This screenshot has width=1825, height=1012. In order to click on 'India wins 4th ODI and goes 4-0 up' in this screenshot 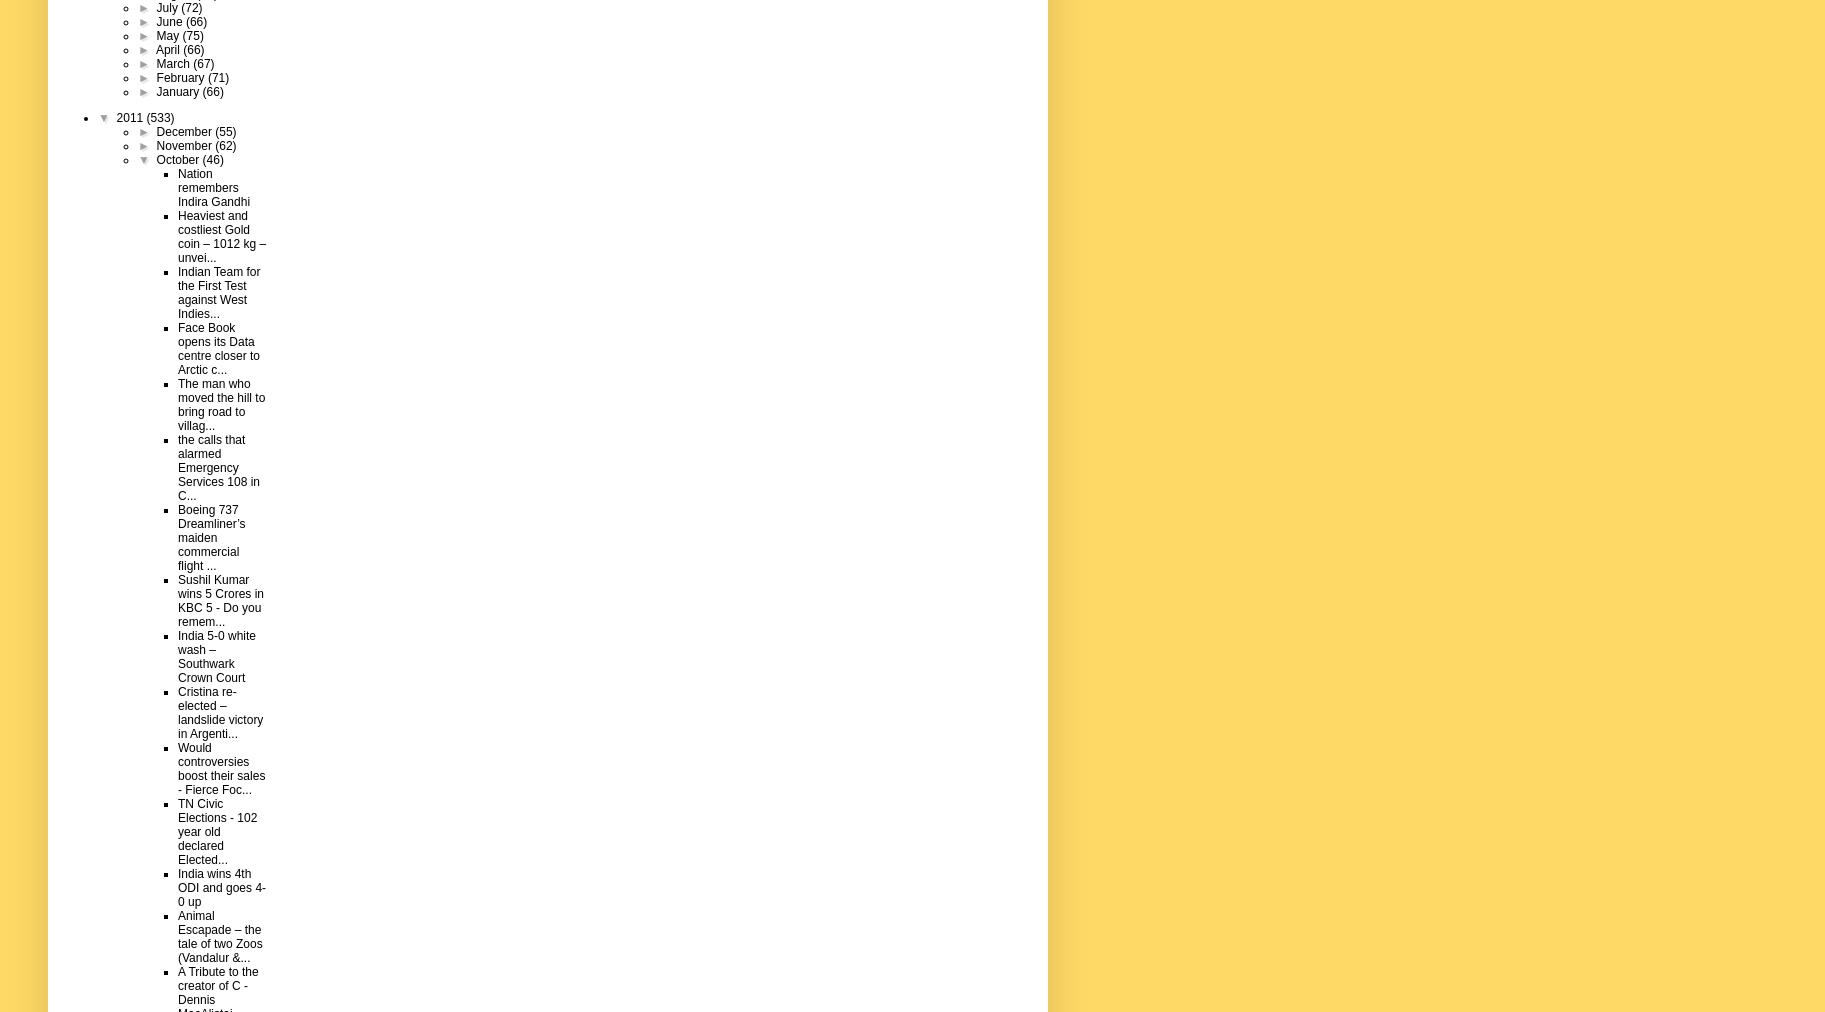, I will do `click(221, 887)`.